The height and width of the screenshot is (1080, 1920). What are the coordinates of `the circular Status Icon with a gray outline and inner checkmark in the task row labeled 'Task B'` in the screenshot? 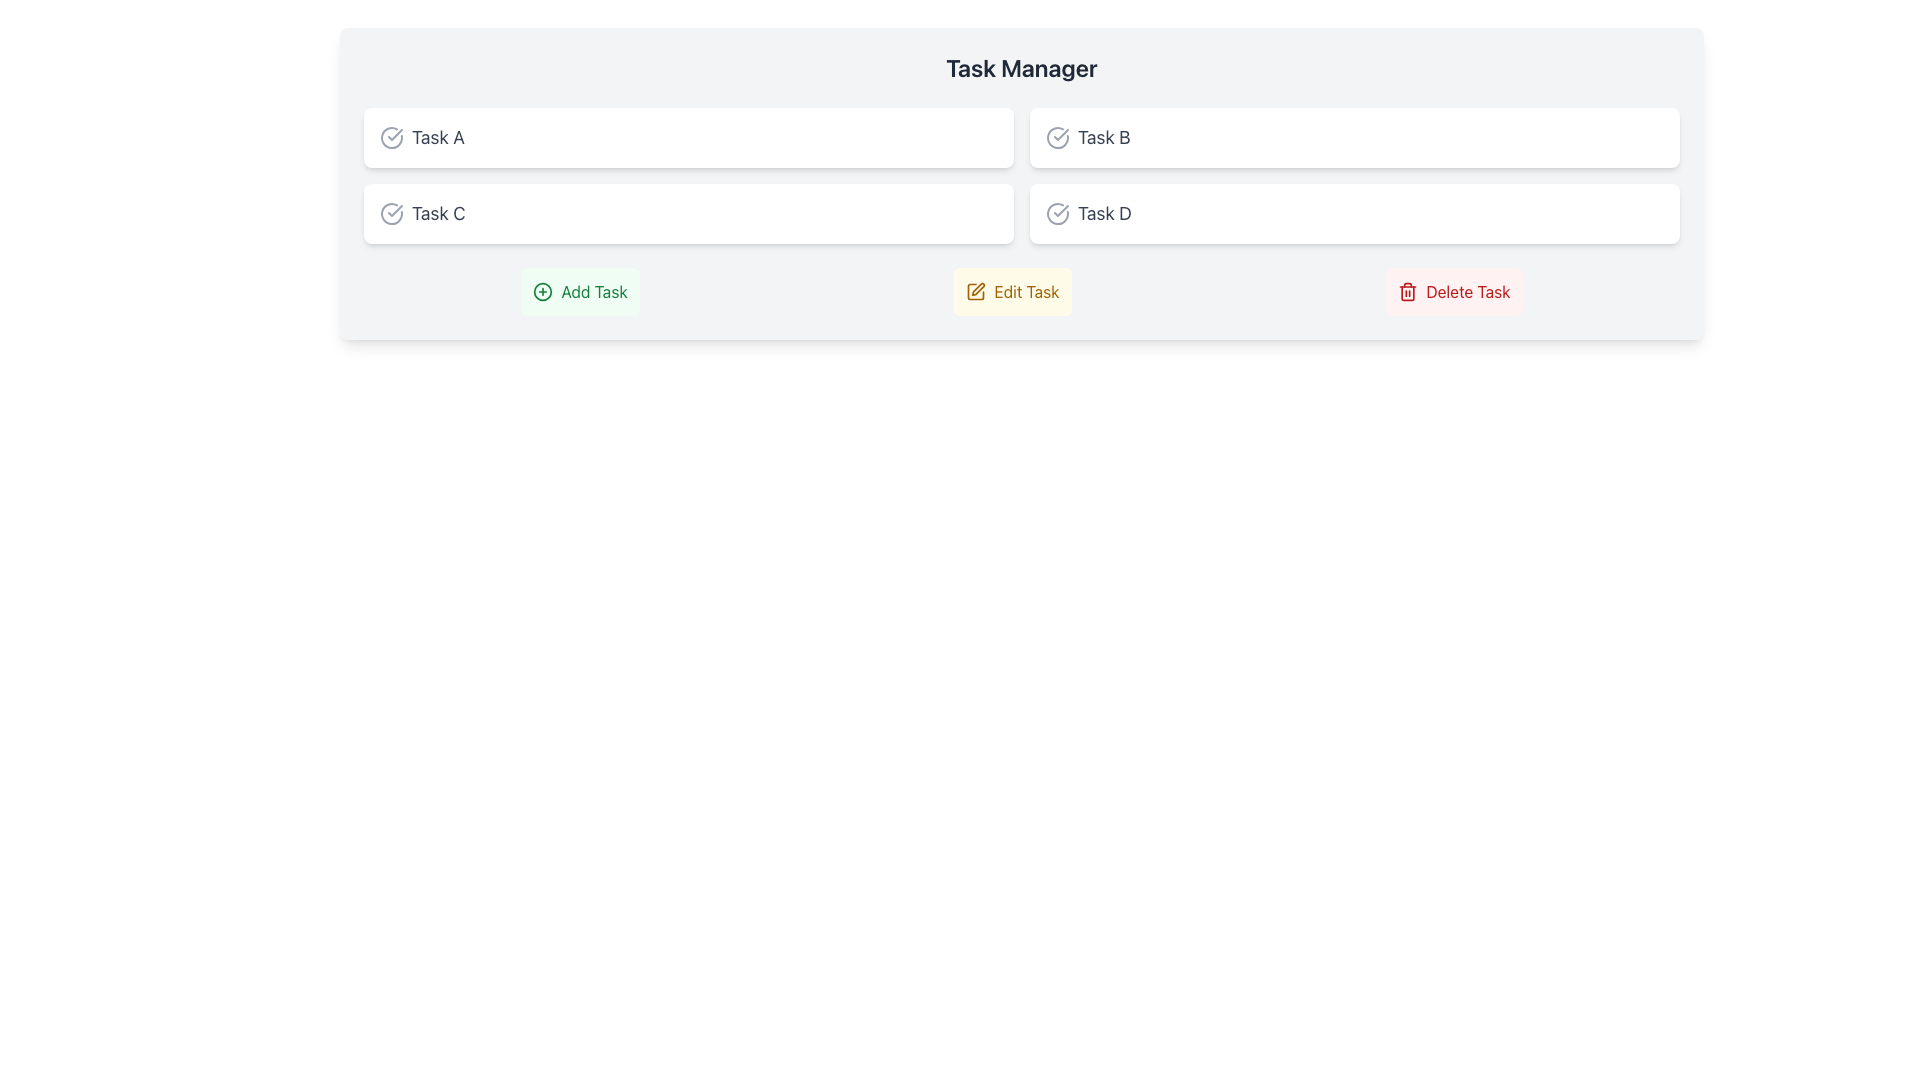 It's located at (1056, 137).